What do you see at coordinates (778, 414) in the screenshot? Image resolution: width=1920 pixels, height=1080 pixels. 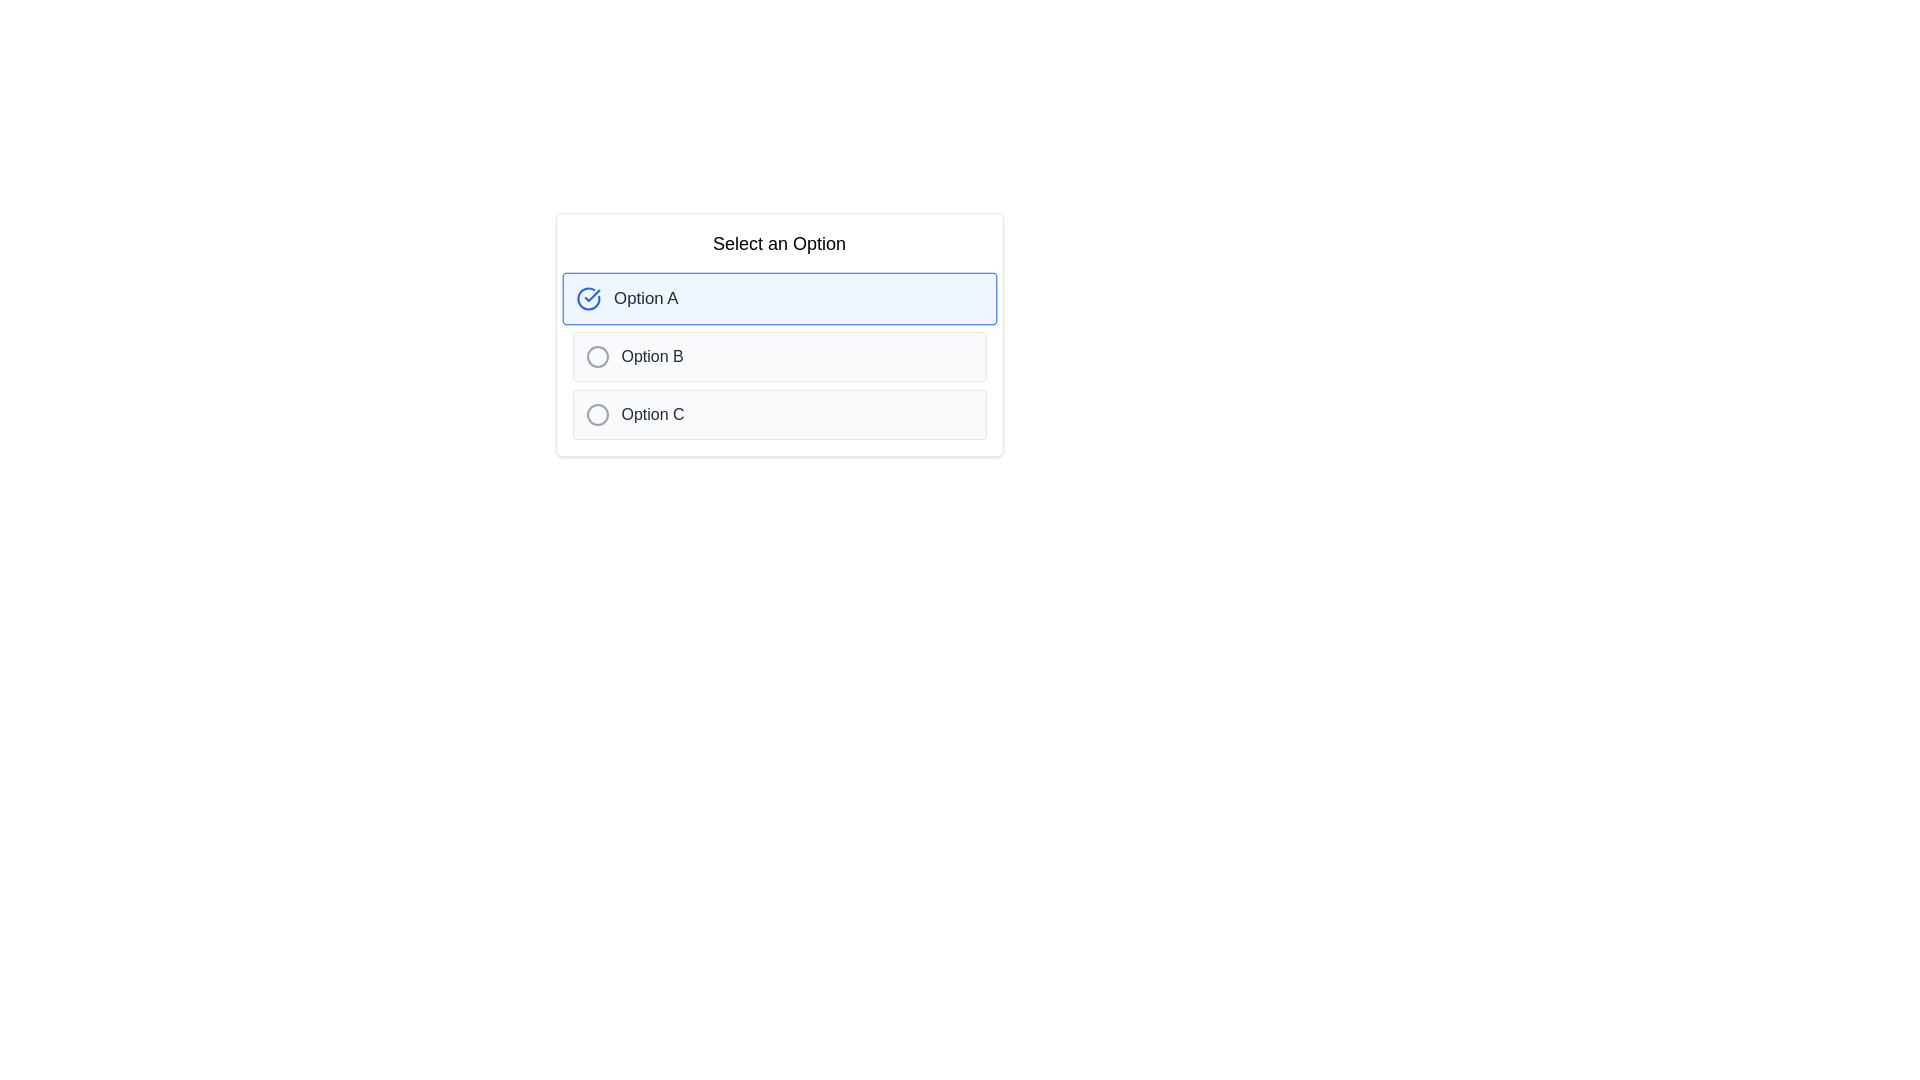 I see `the 'Option C' radio button` at bounding box center [778, 414].